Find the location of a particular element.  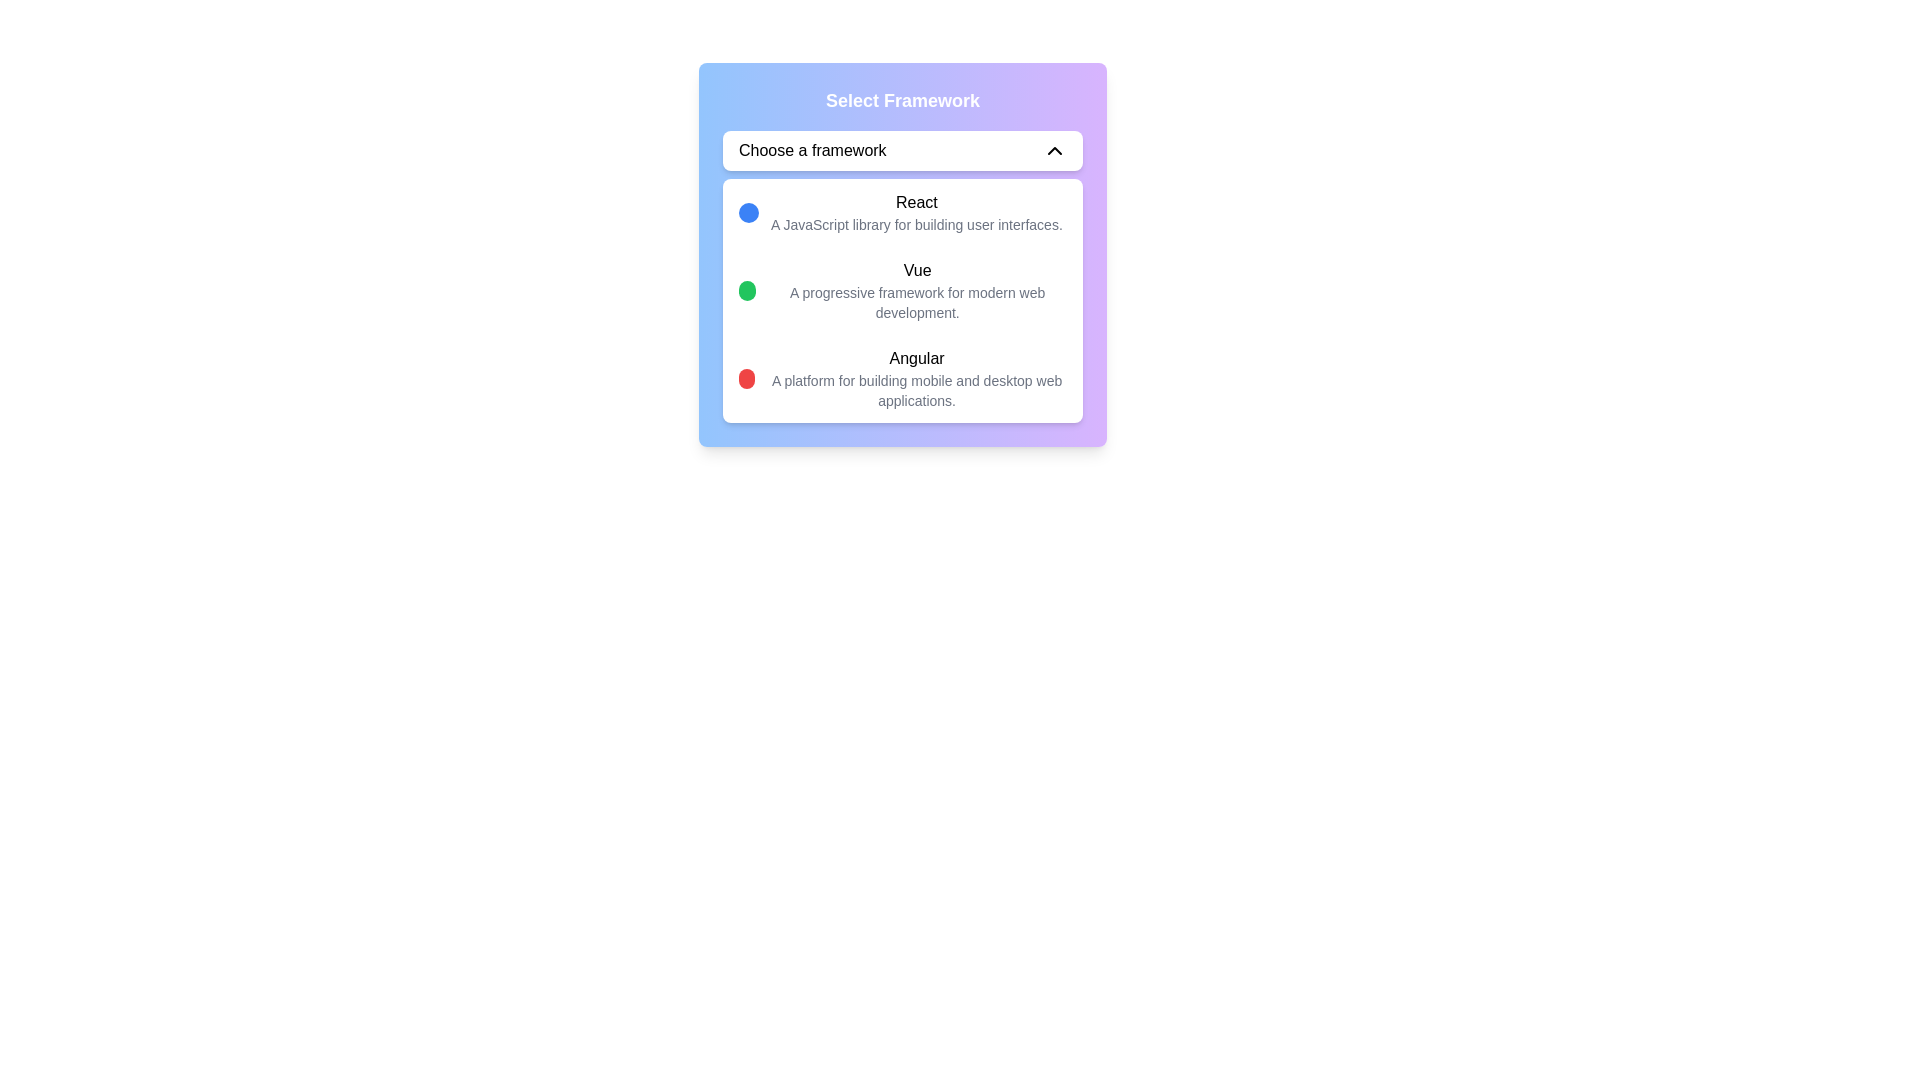

the informative text block element titled 'Vue', which is styled with a medium bold font and followed by descriptive text about modern web development is located at coordinates (916, 290).